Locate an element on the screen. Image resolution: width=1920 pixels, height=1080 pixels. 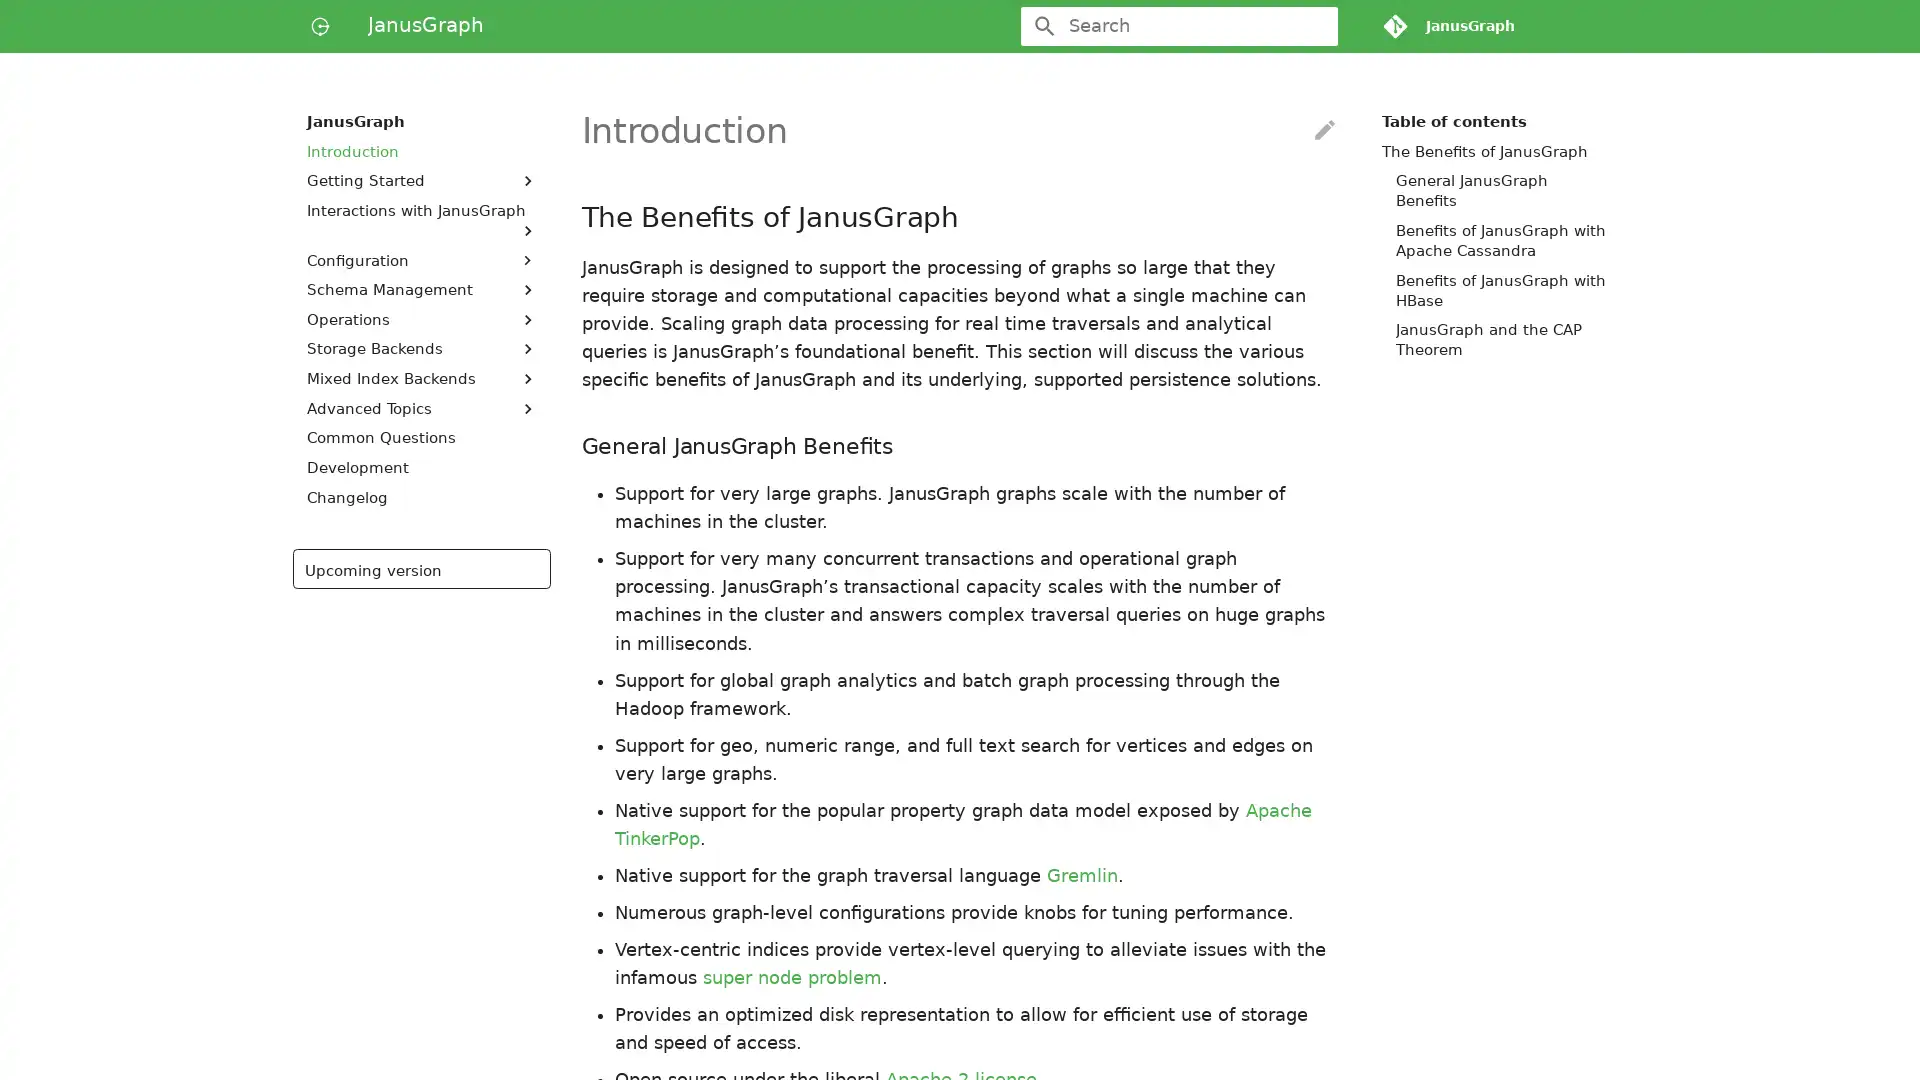
Clear is located at coordinates (1314, 26).